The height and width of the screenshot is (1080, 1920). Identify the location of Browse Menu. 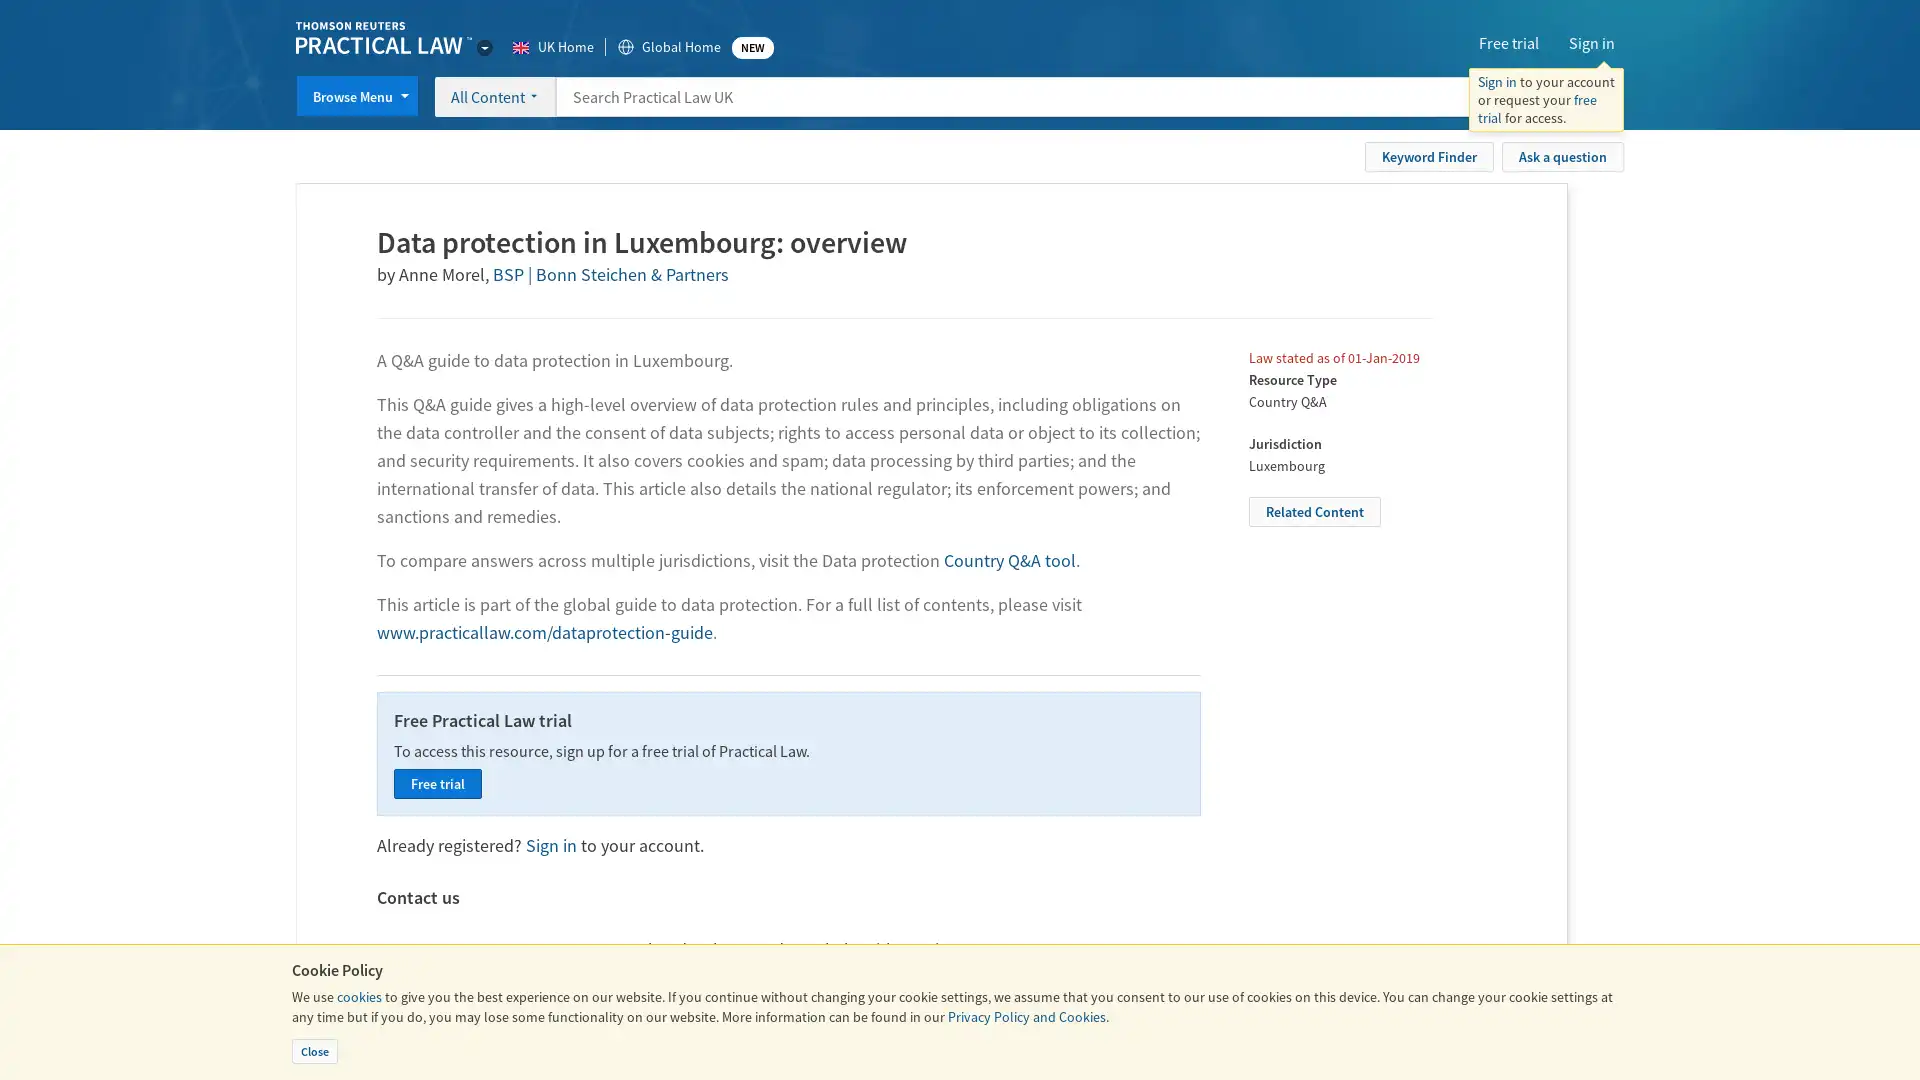
(357, 96).